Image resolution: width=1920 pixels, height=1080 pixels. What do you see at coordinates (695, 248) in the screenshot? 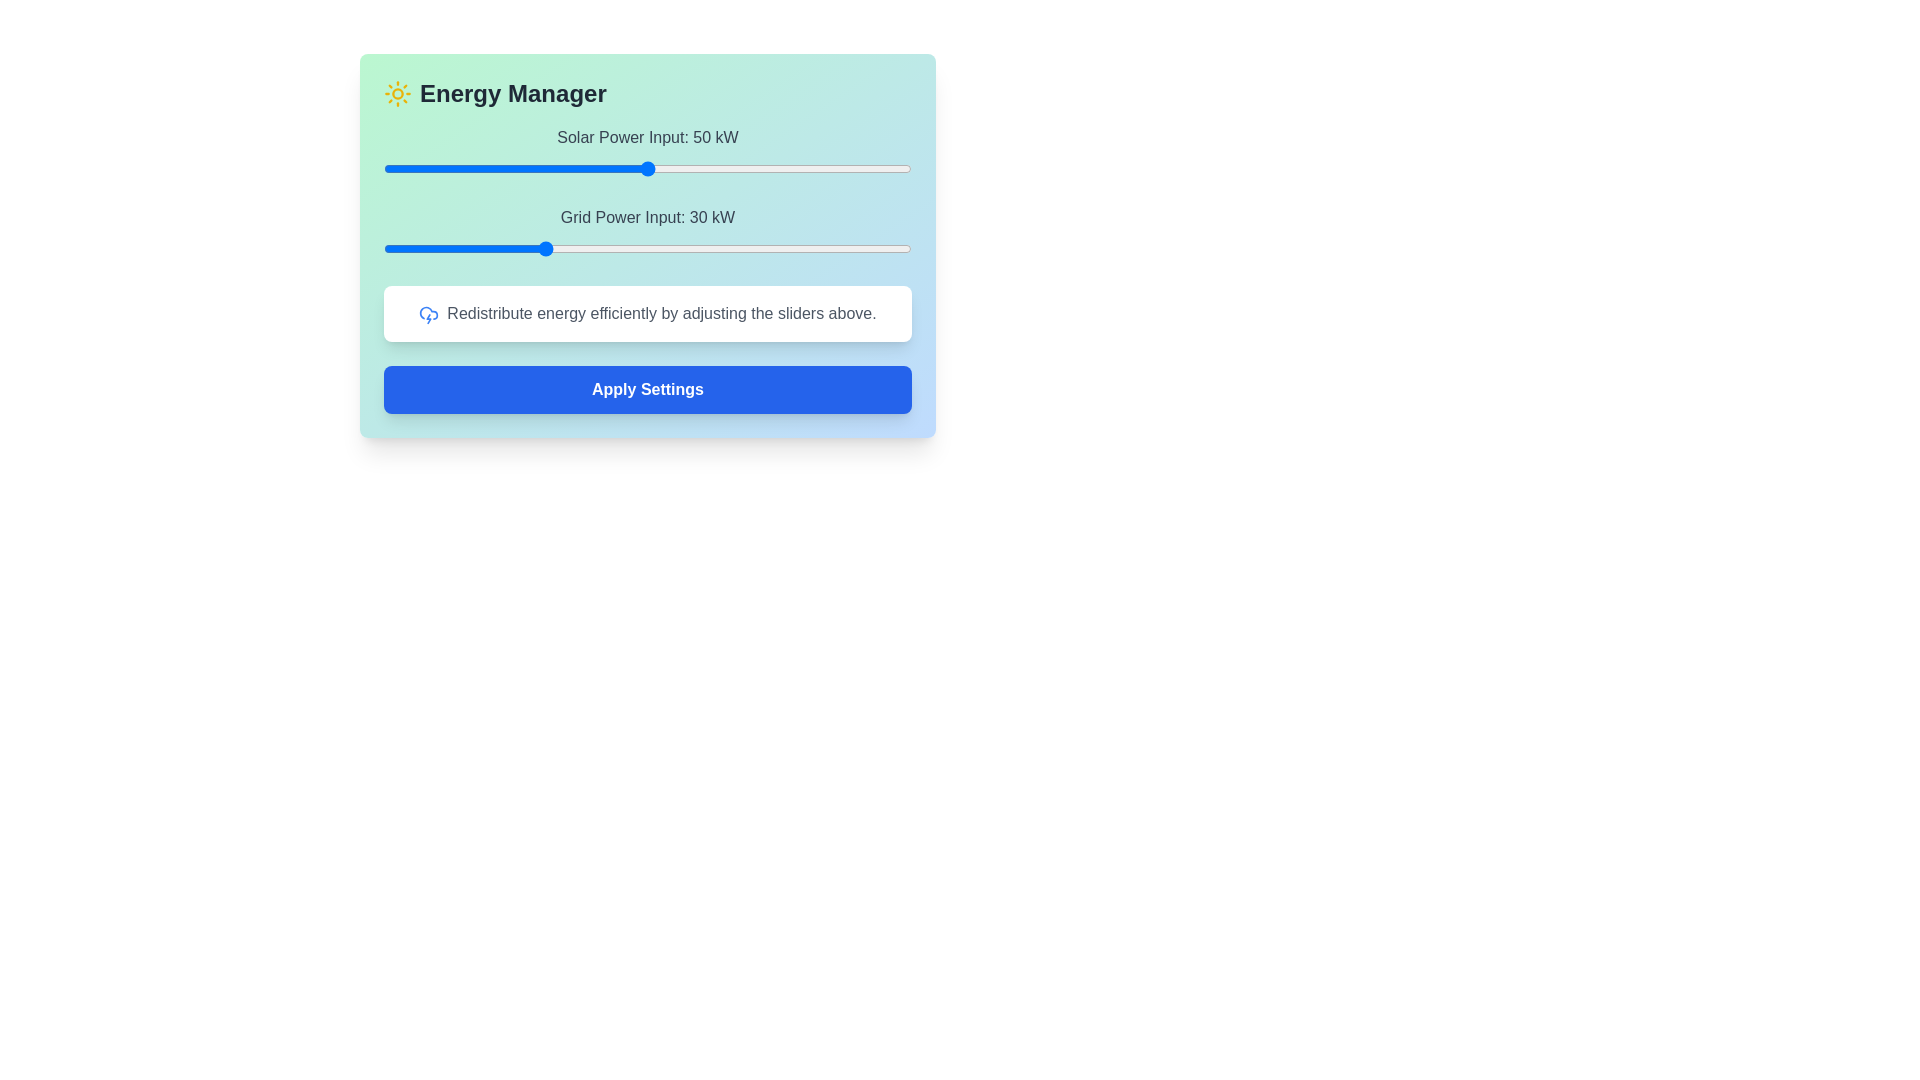
I see `the Grid Power Input slider to 59 kW` at bounding box center [695, 248].